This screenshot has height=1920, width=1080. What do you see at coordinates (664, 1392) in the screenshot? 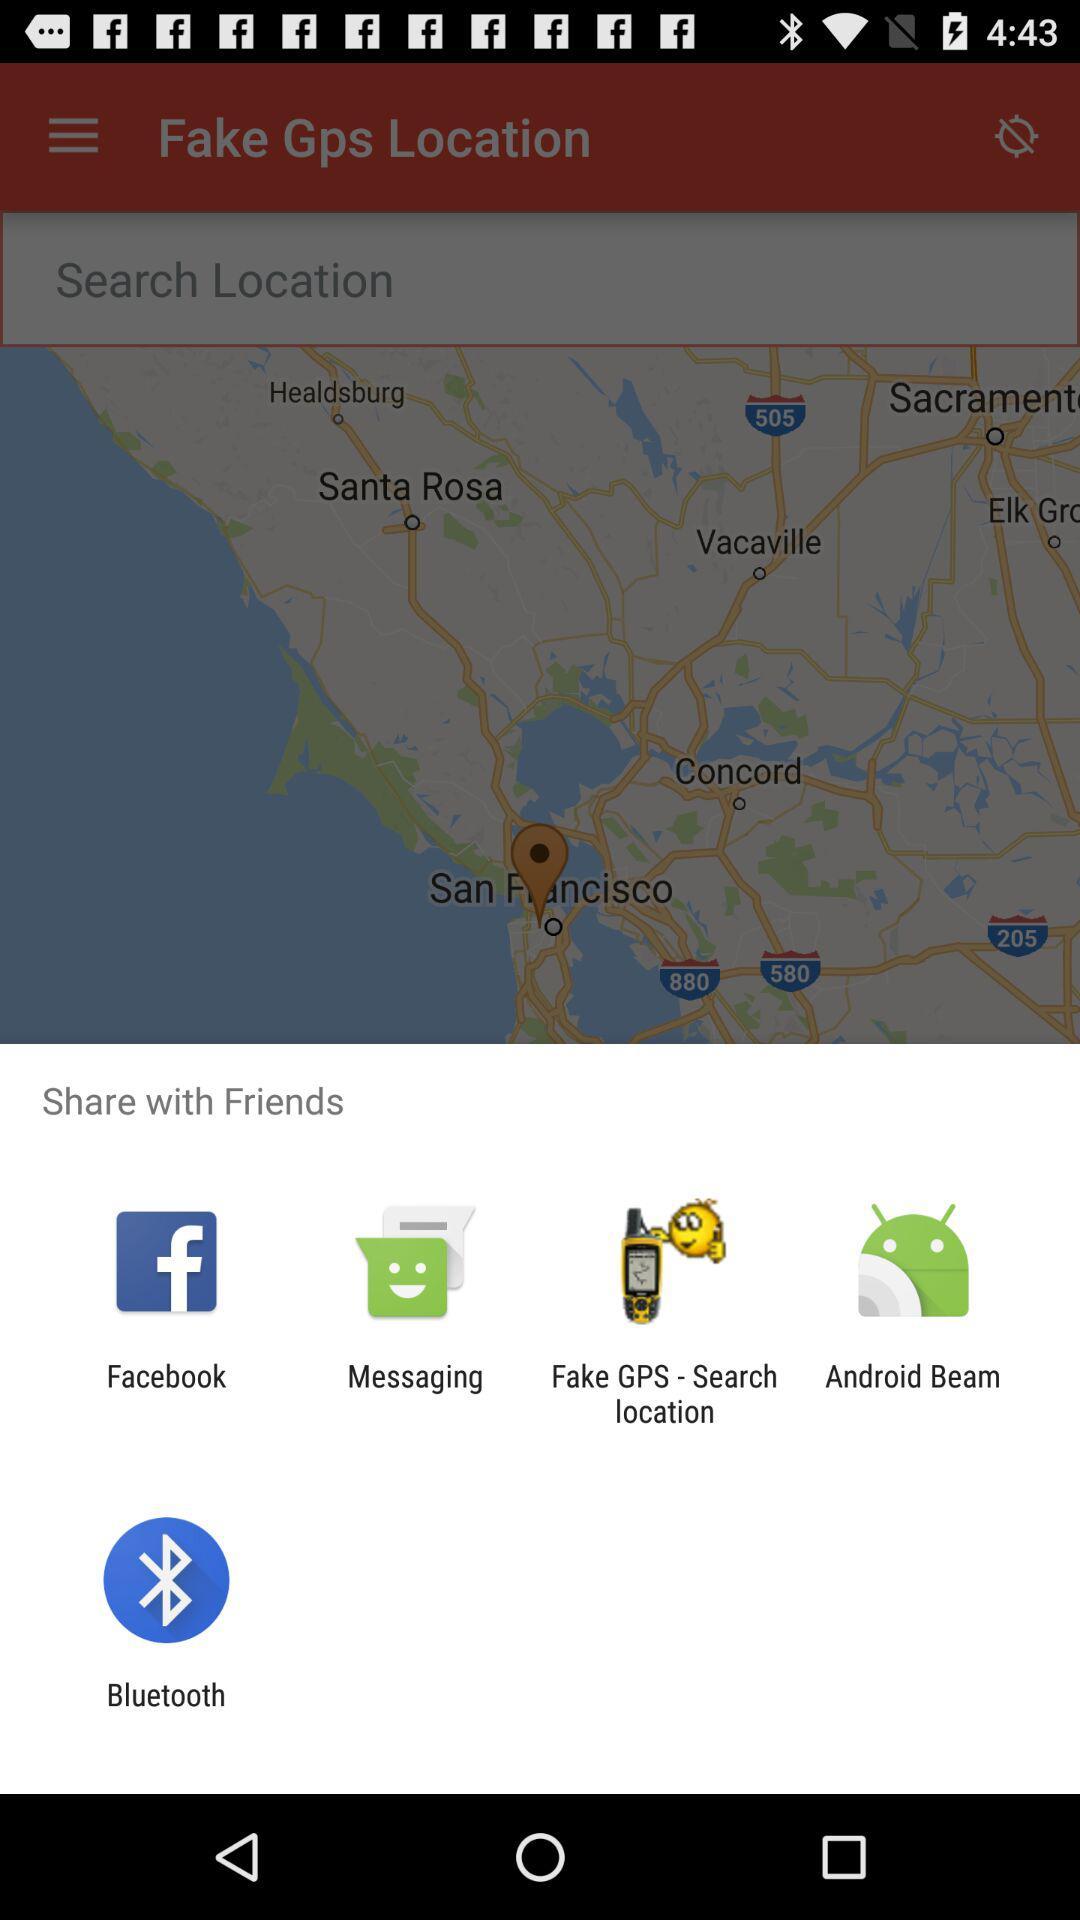
I see `item next to messaging app` at bounding box center [664, 1392].